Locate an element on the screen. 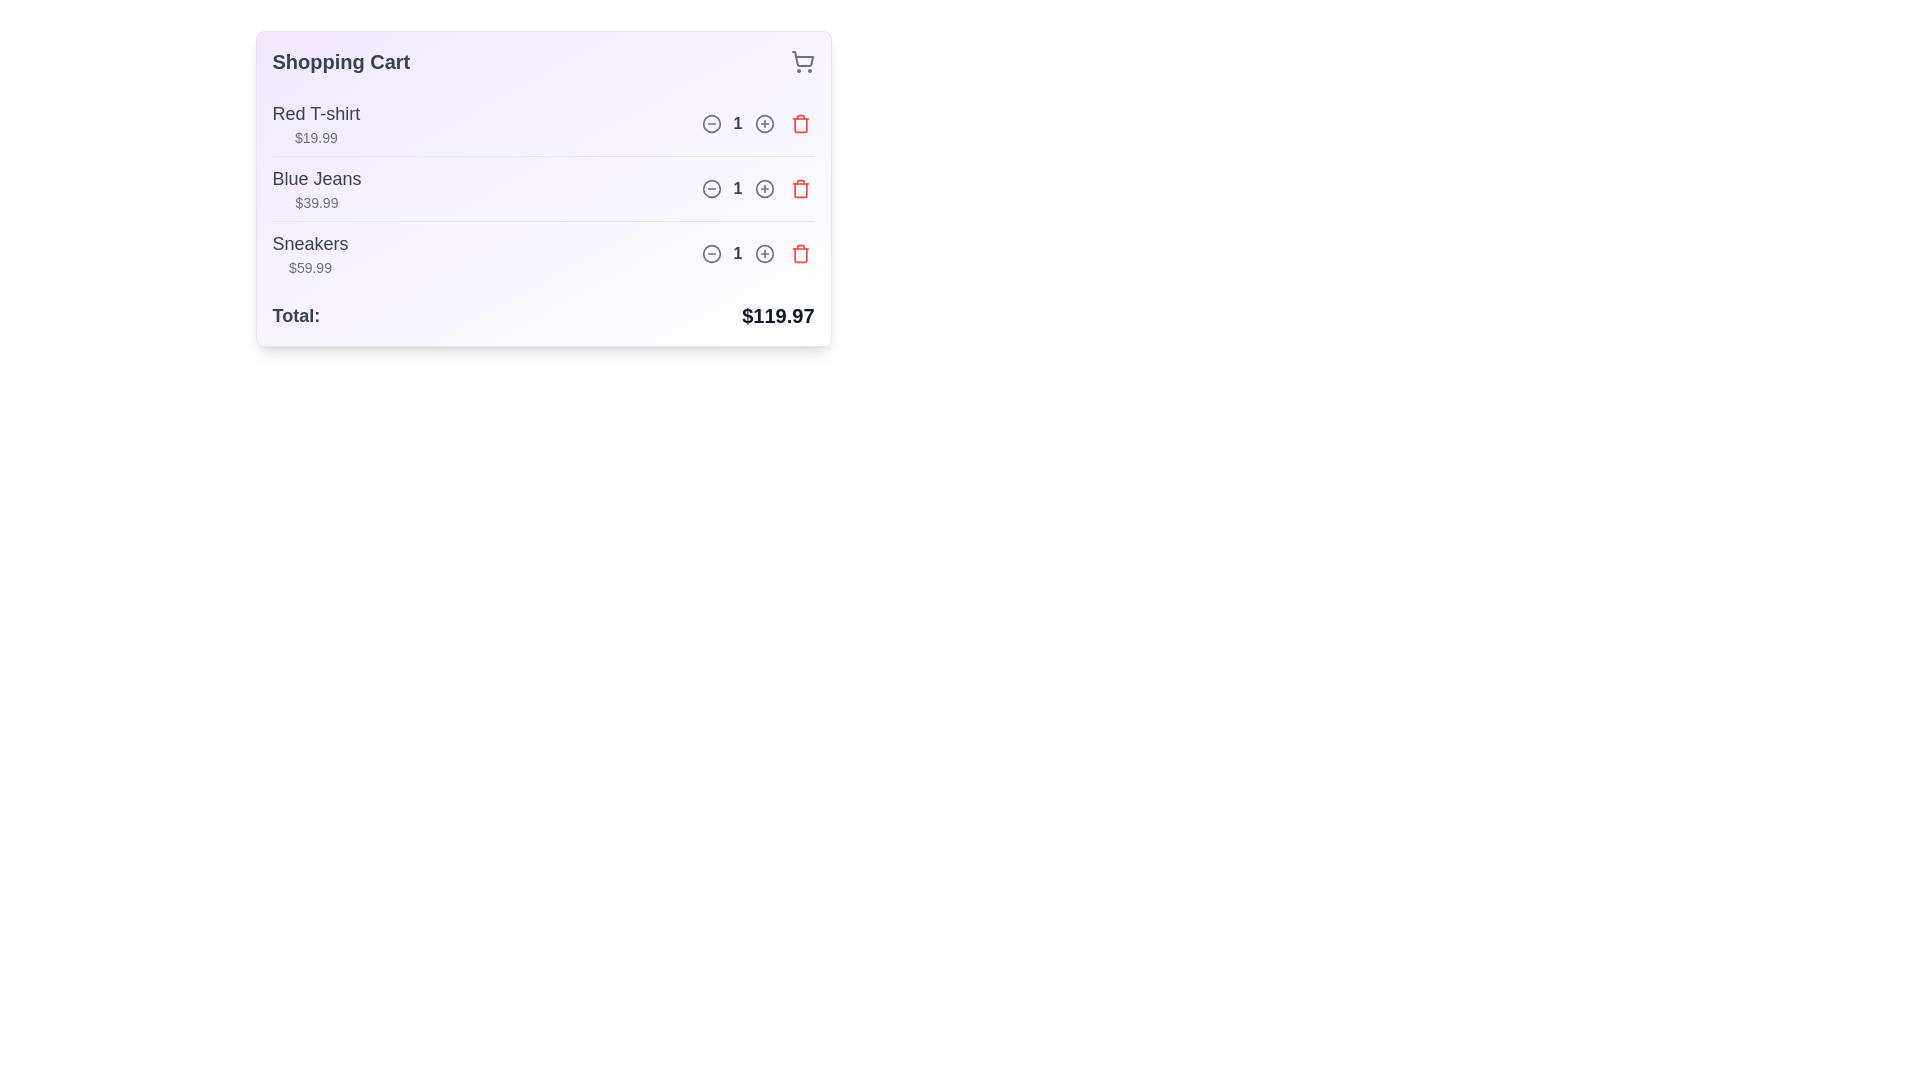 The height and width of the screenshot is (1080, 1920). displayed numeric value from the text element representing the current quantity of the associated shopping cart item, located between the decrement and increment buttons is located at coordinates (737, 123).